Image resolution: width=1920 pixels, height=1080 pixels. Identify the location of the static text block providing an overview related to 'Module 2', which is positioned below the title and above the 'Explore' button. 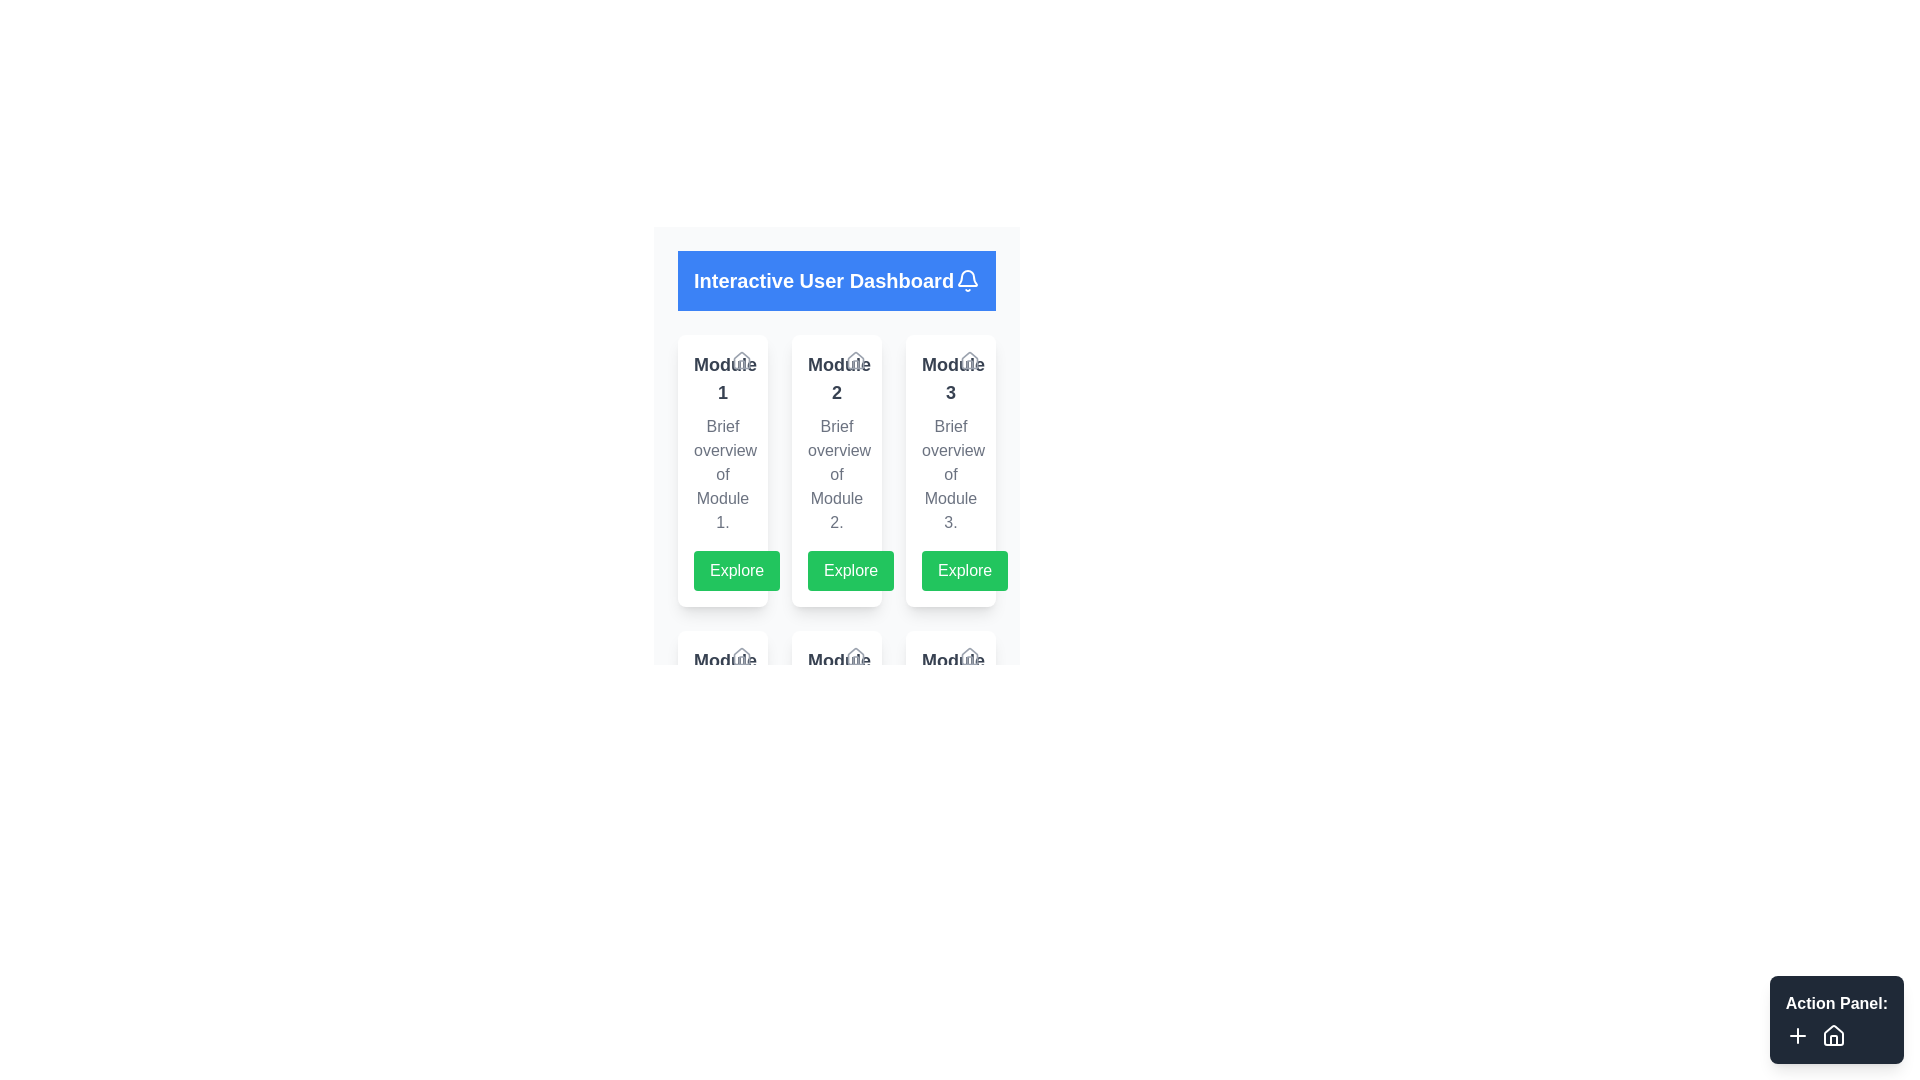
(836, 474).